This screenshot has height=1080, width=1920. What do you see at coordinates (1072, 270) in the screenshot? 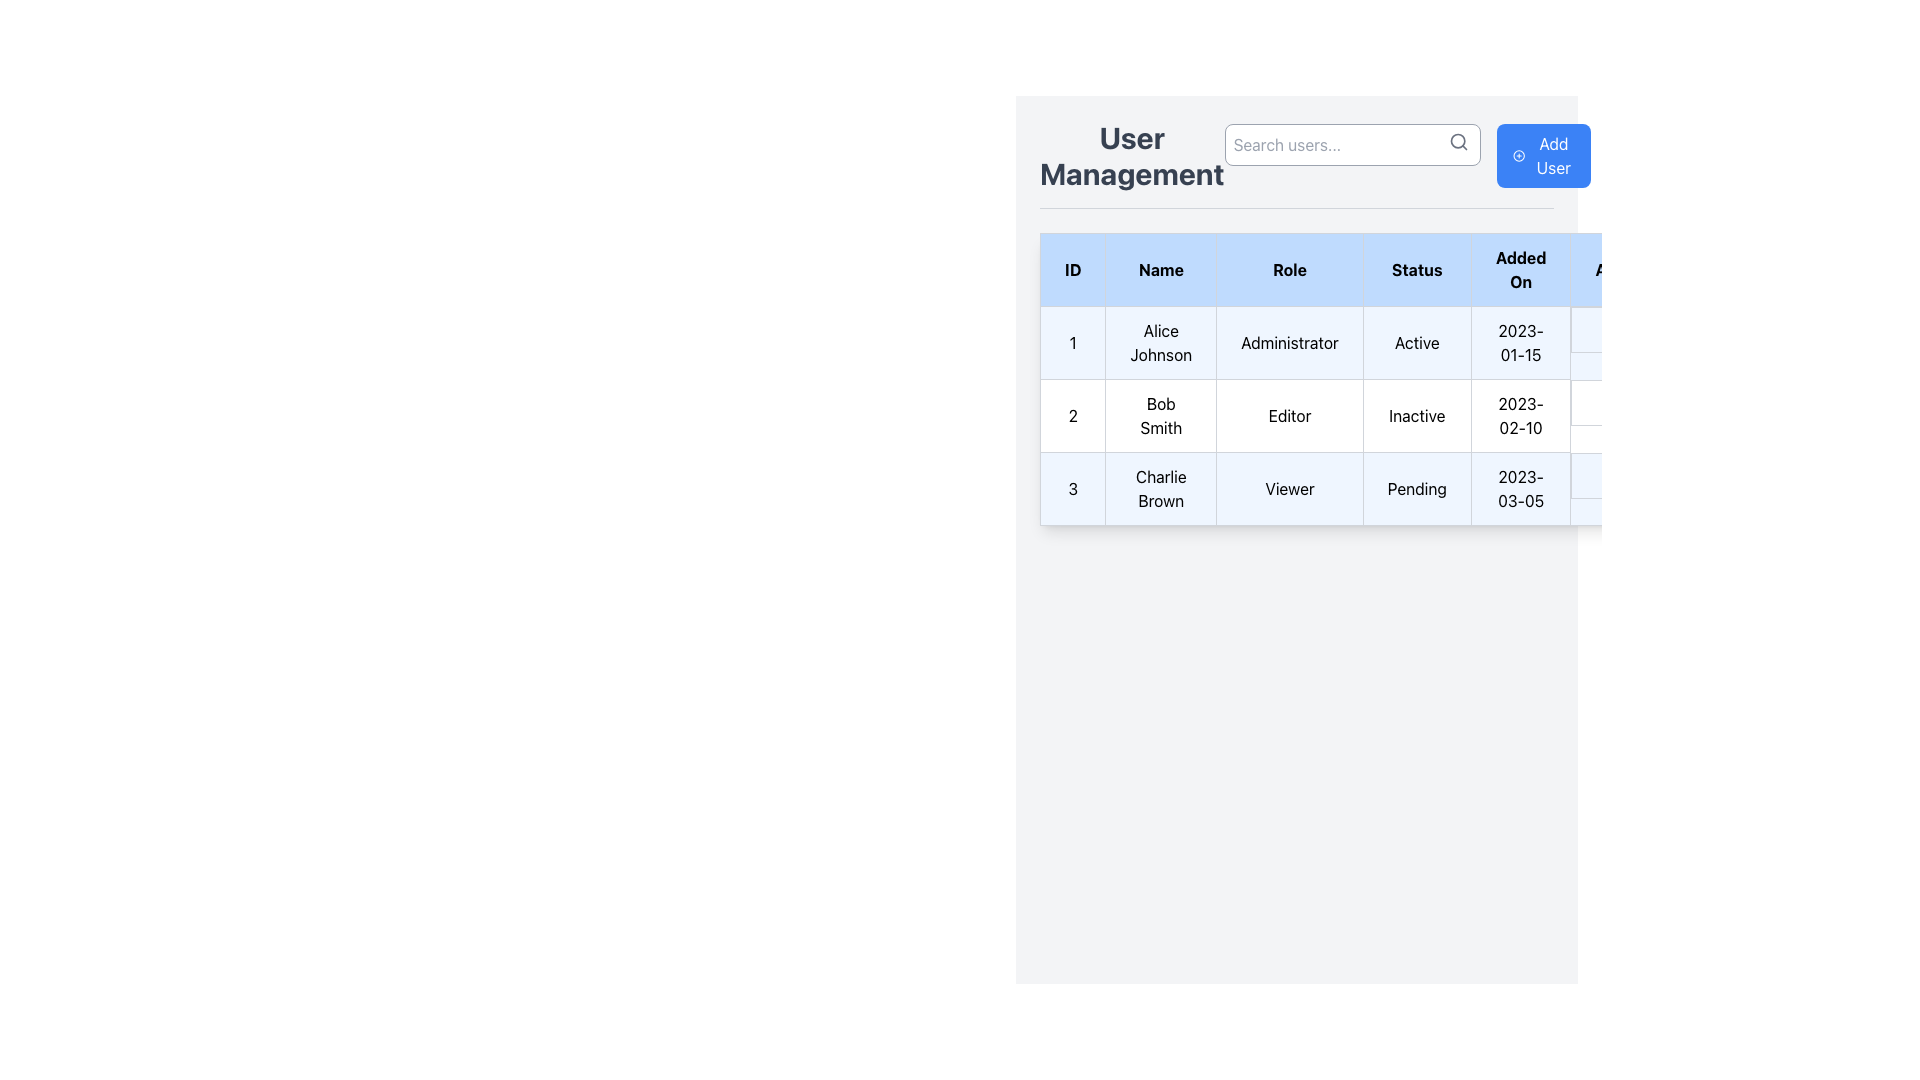
I see `the Table Header Cell that labels the ID column, located in the top-left corner of the table` at bounding box center [1072, 270].